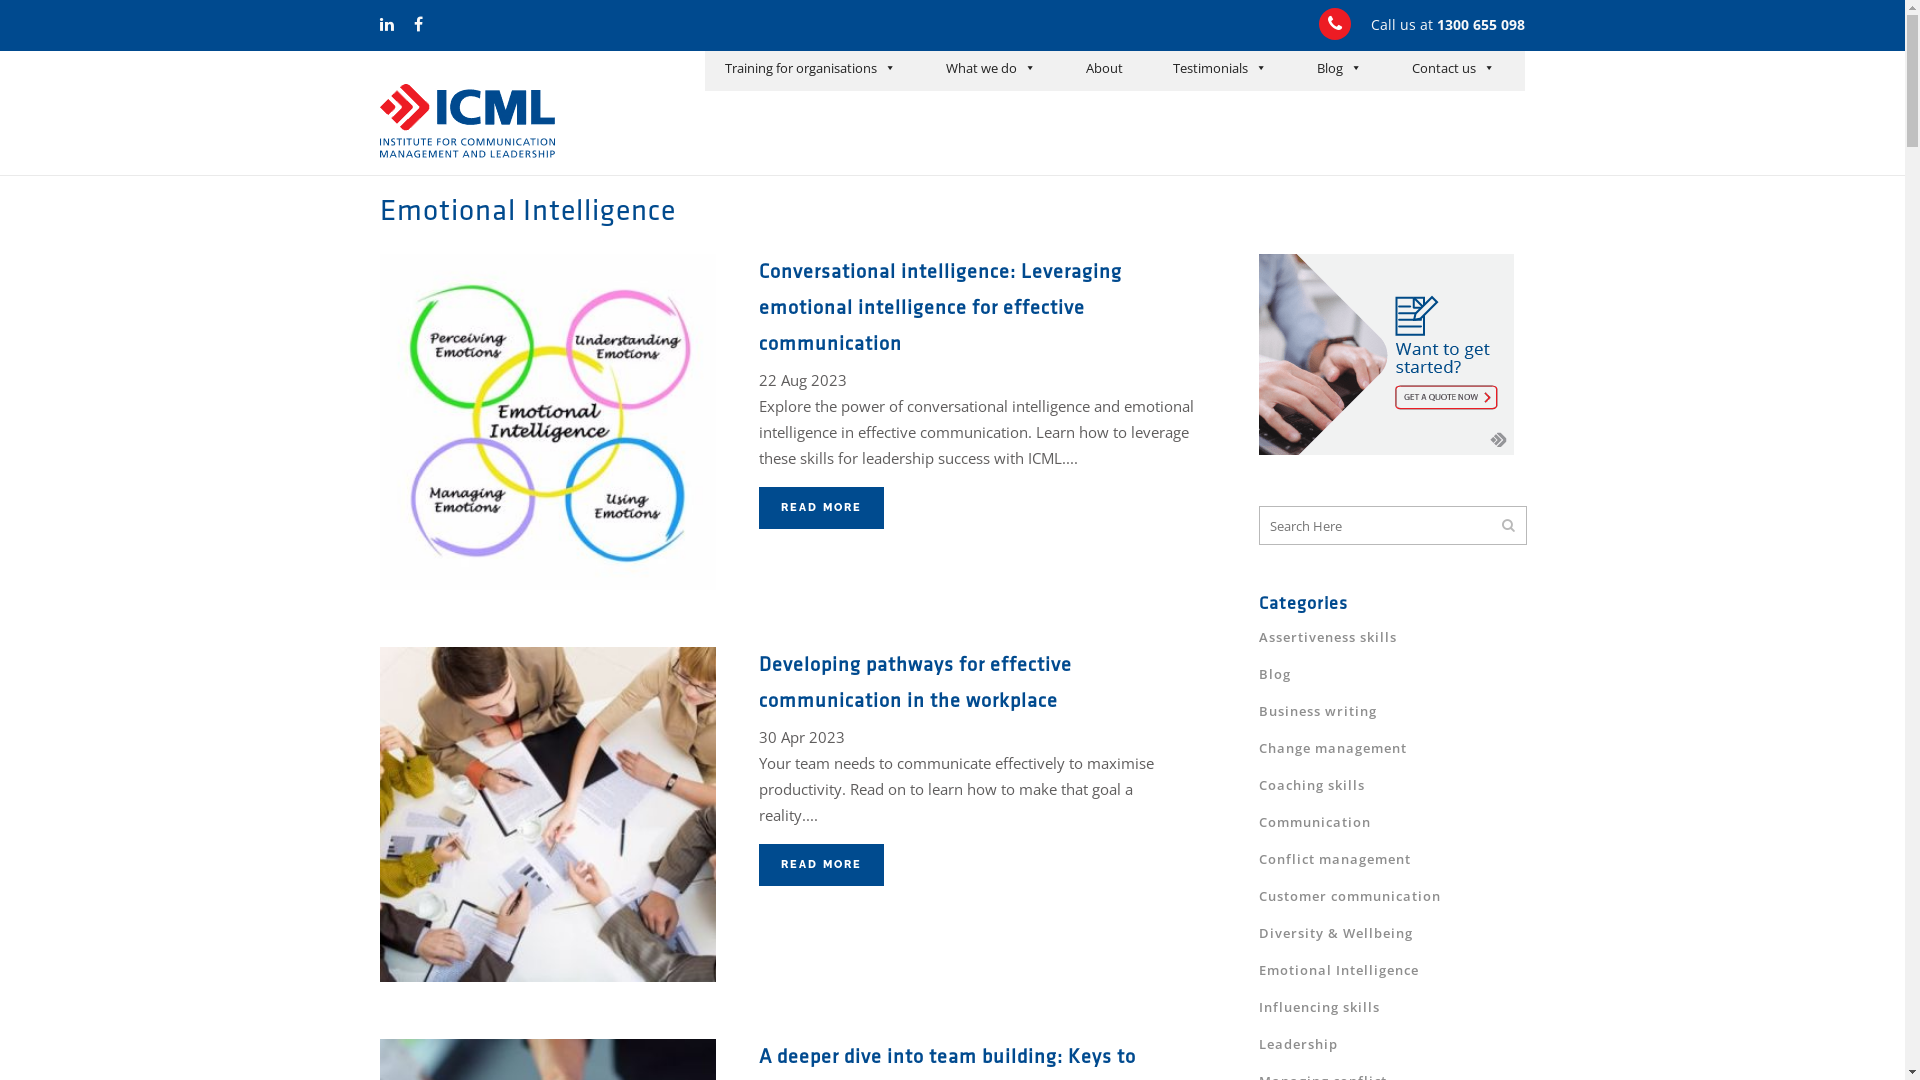 The width and height of the screenshot is (1920, 1080). I want to click on 'About', so click(1103, 69).